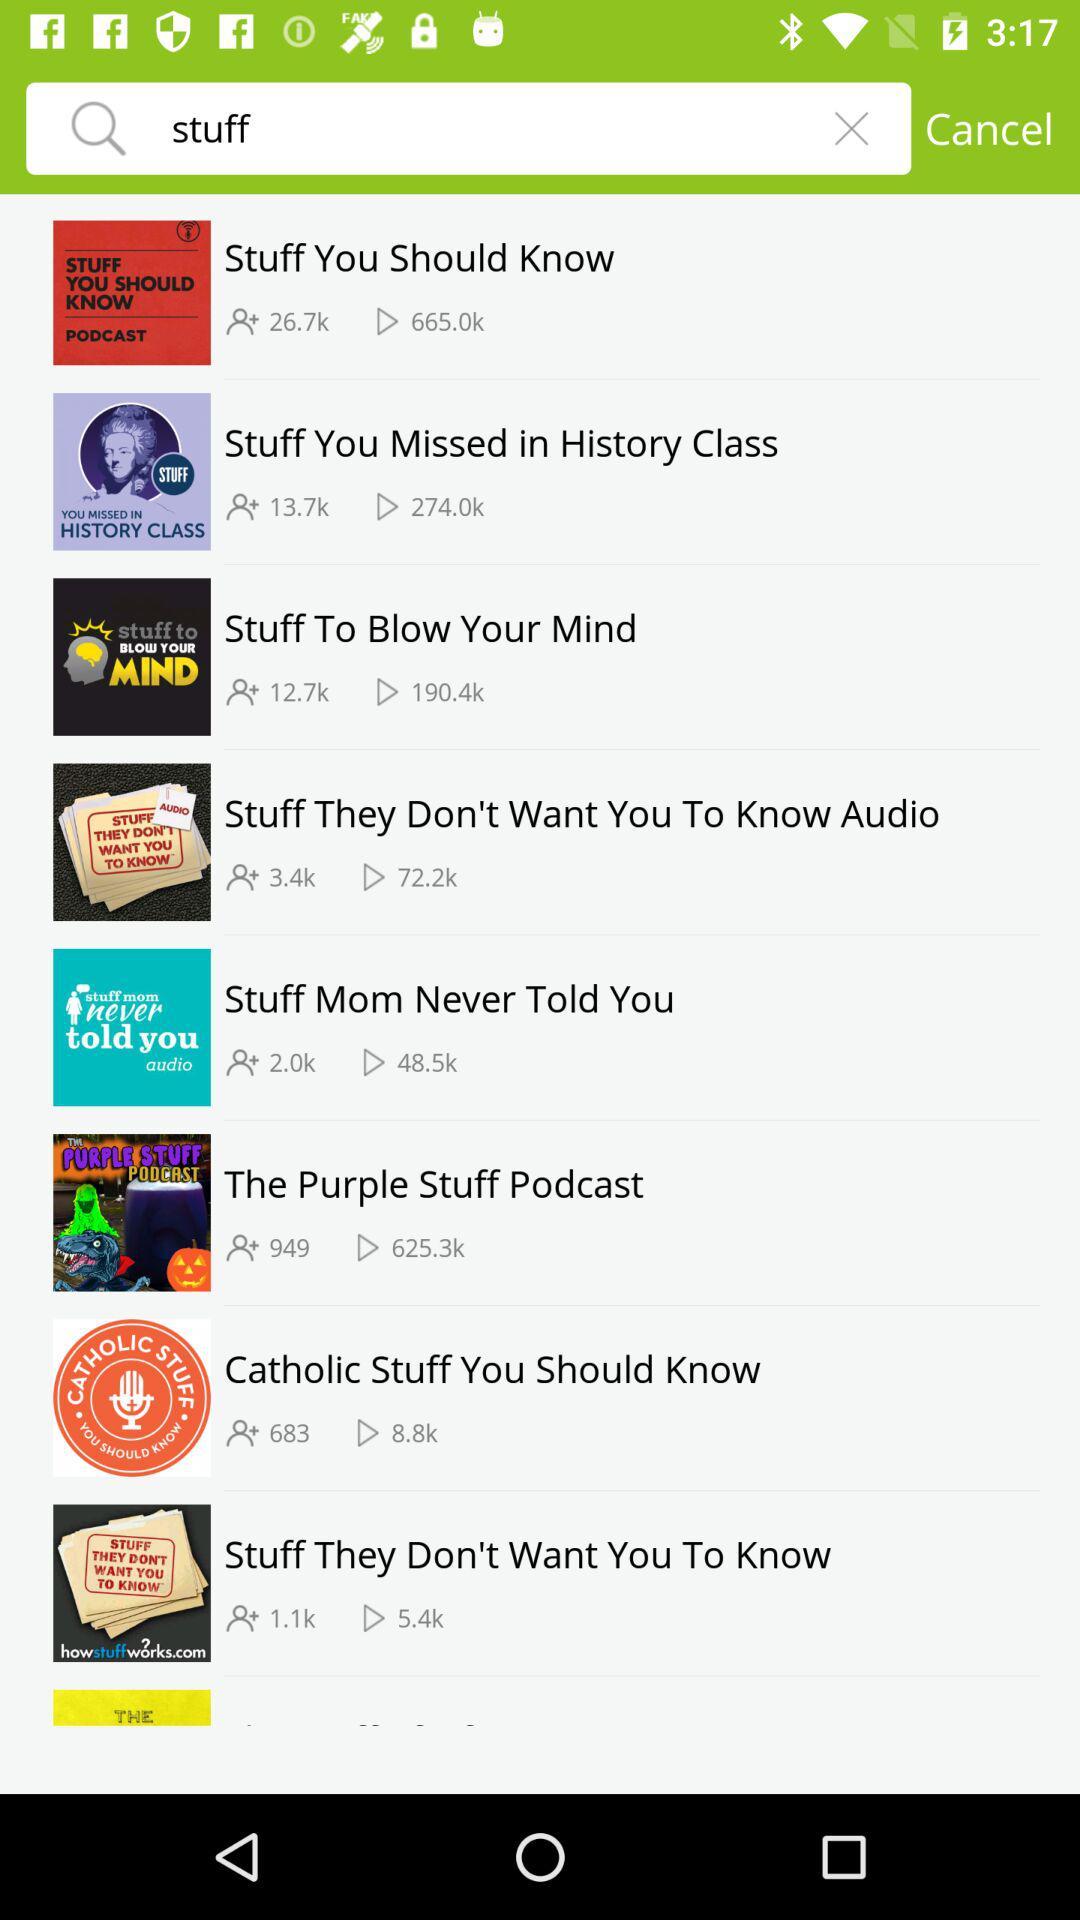 The height and width of the screenshot is (1920, 1080). Describe the element at coordinates (631, 1675) in the screenshot. I see `the item above the the stuff of item` at that location.